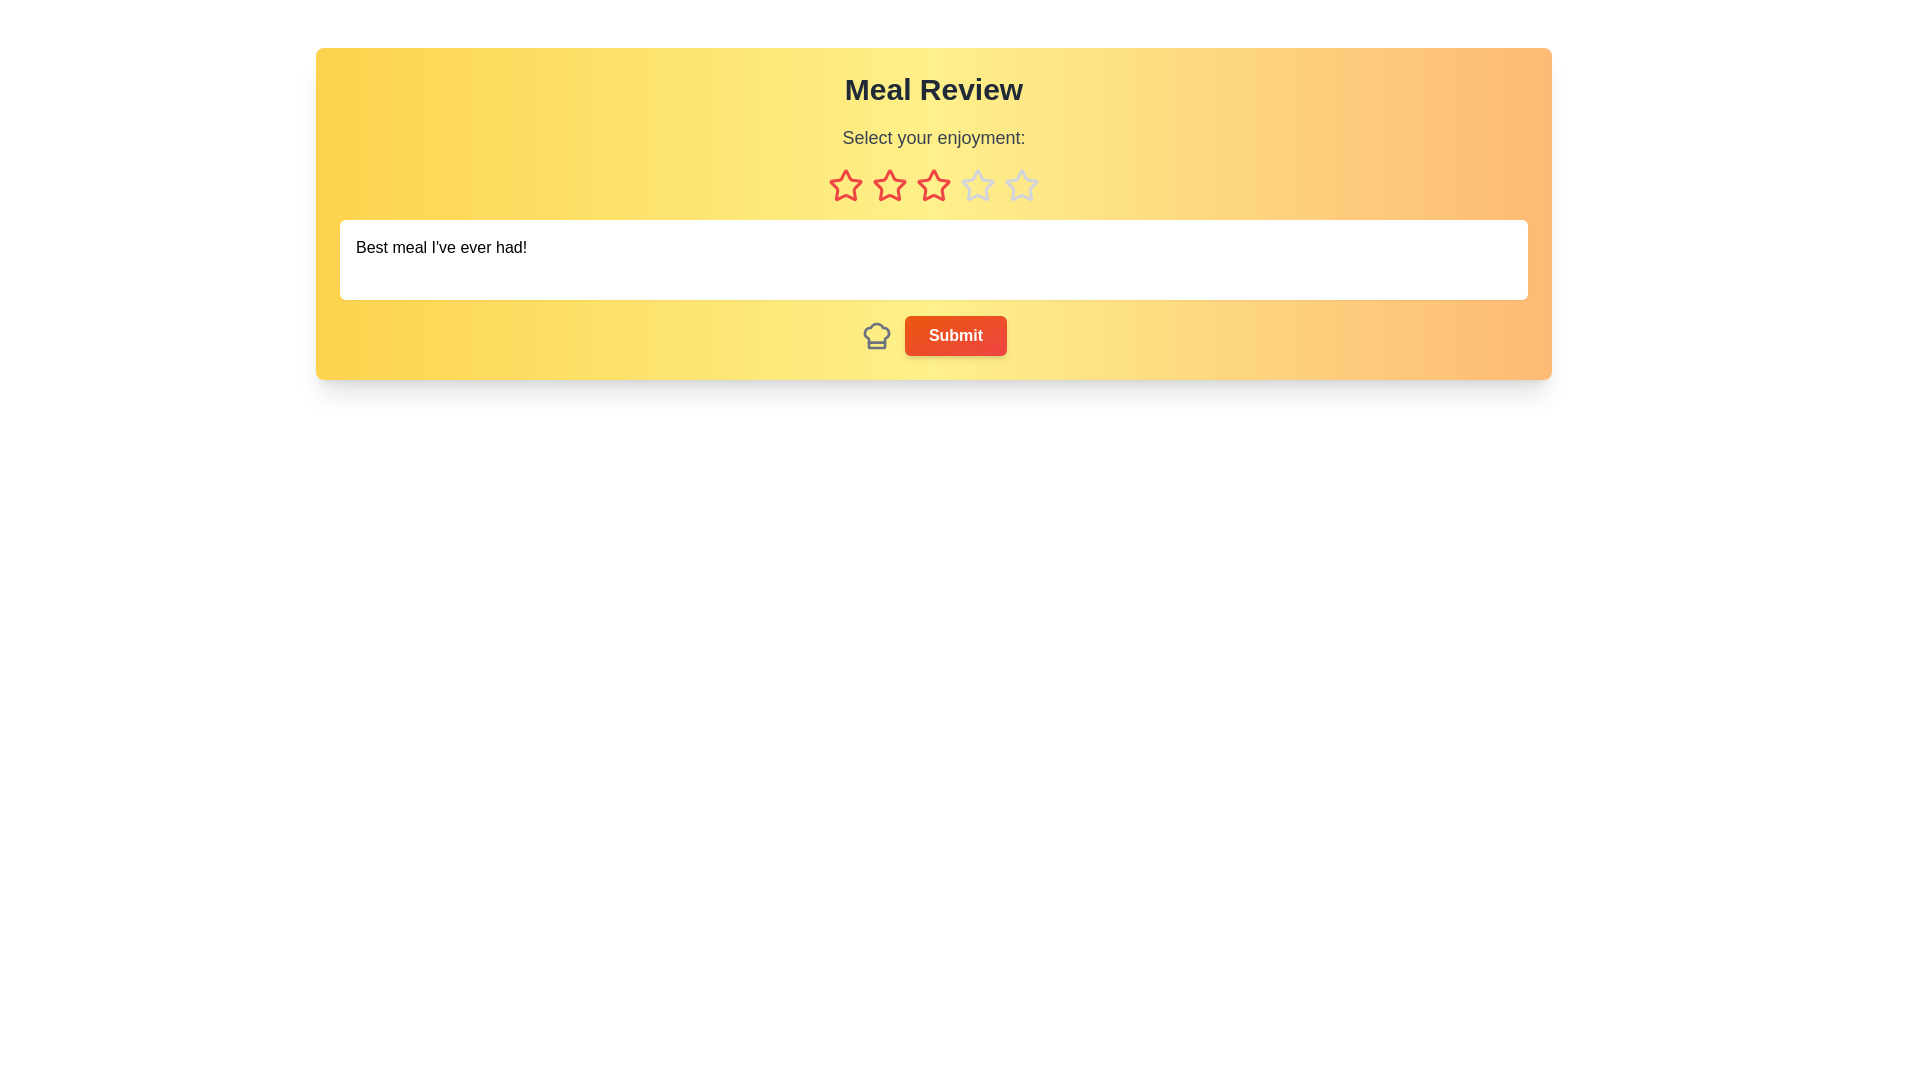 The image size is (1920, 1080). What do you see at coordinates (933, 185) in the screenshot?
I see `the third star in the row of five rating stars` at bounding box center [933, 185].